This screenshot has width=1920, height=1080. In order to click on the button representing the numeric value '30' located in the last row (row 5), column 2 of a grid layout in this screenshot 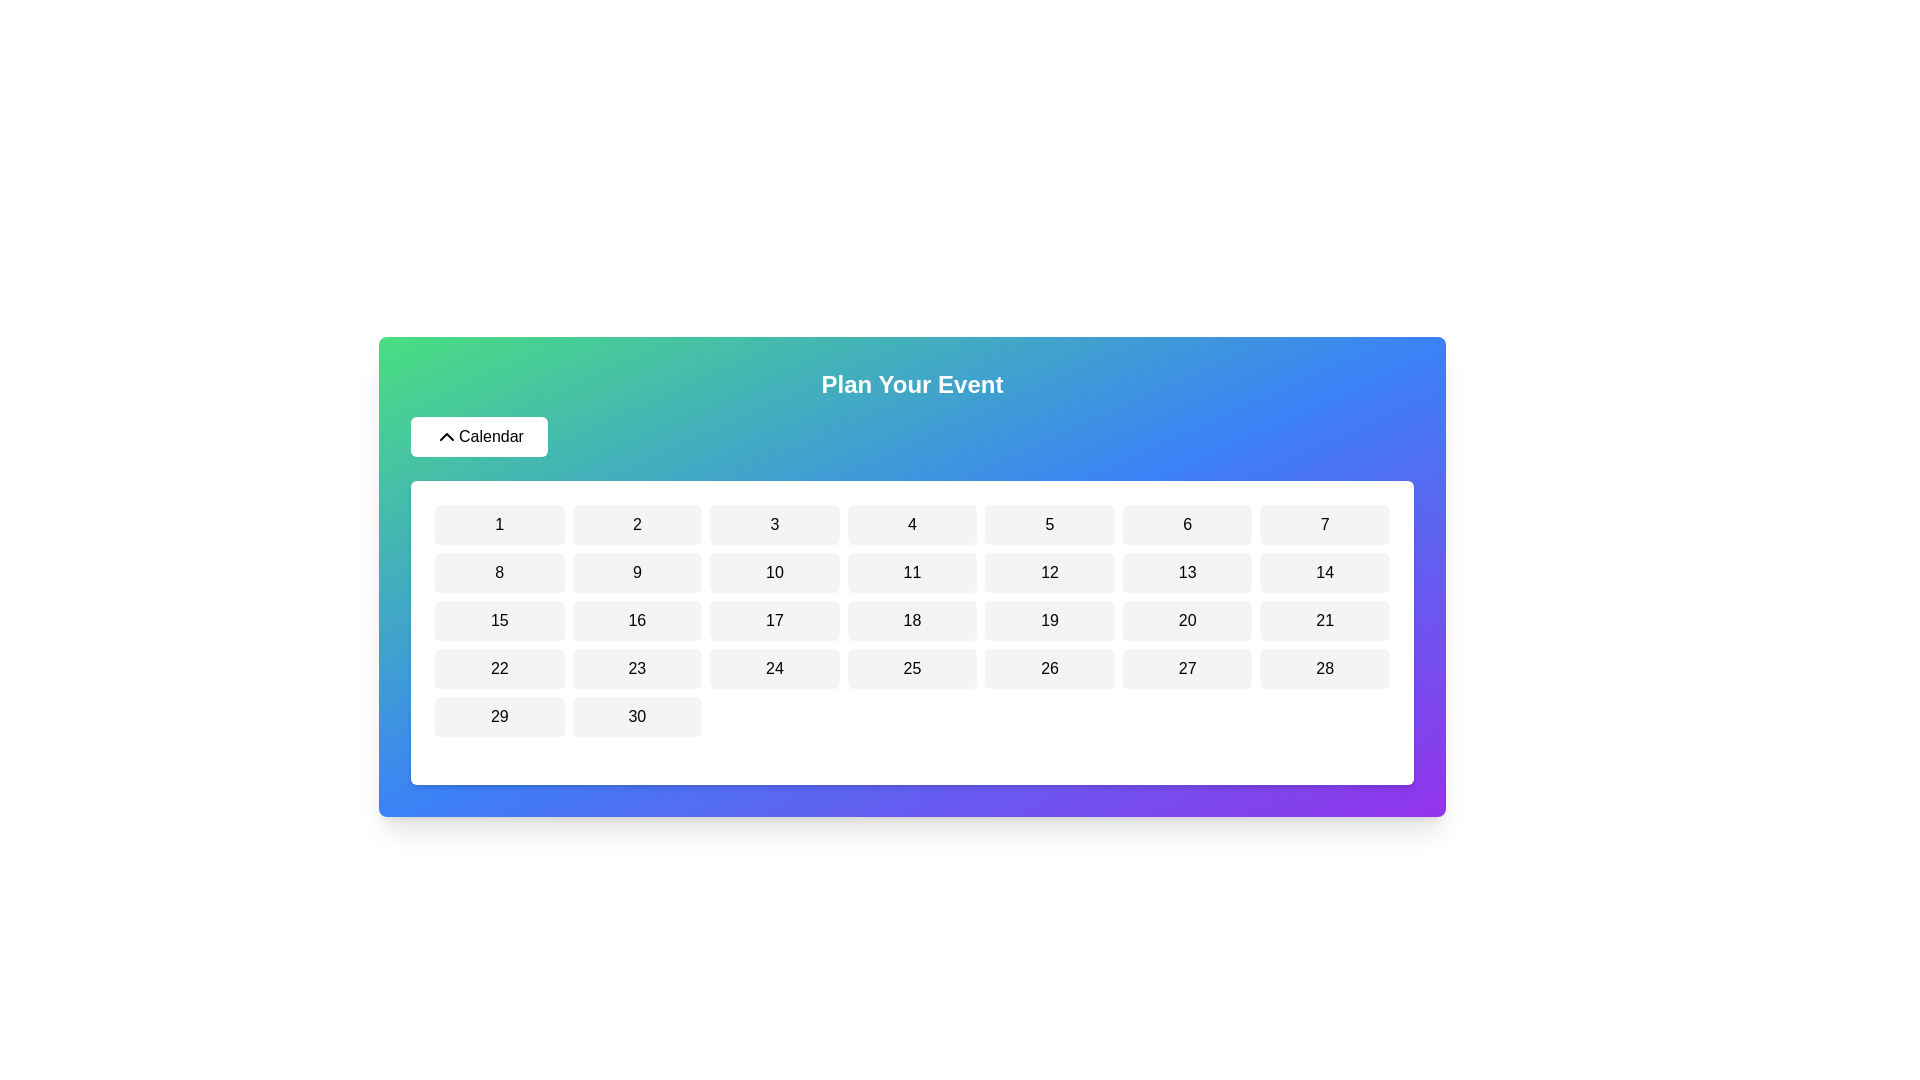, I will do `click(636, 716)`.